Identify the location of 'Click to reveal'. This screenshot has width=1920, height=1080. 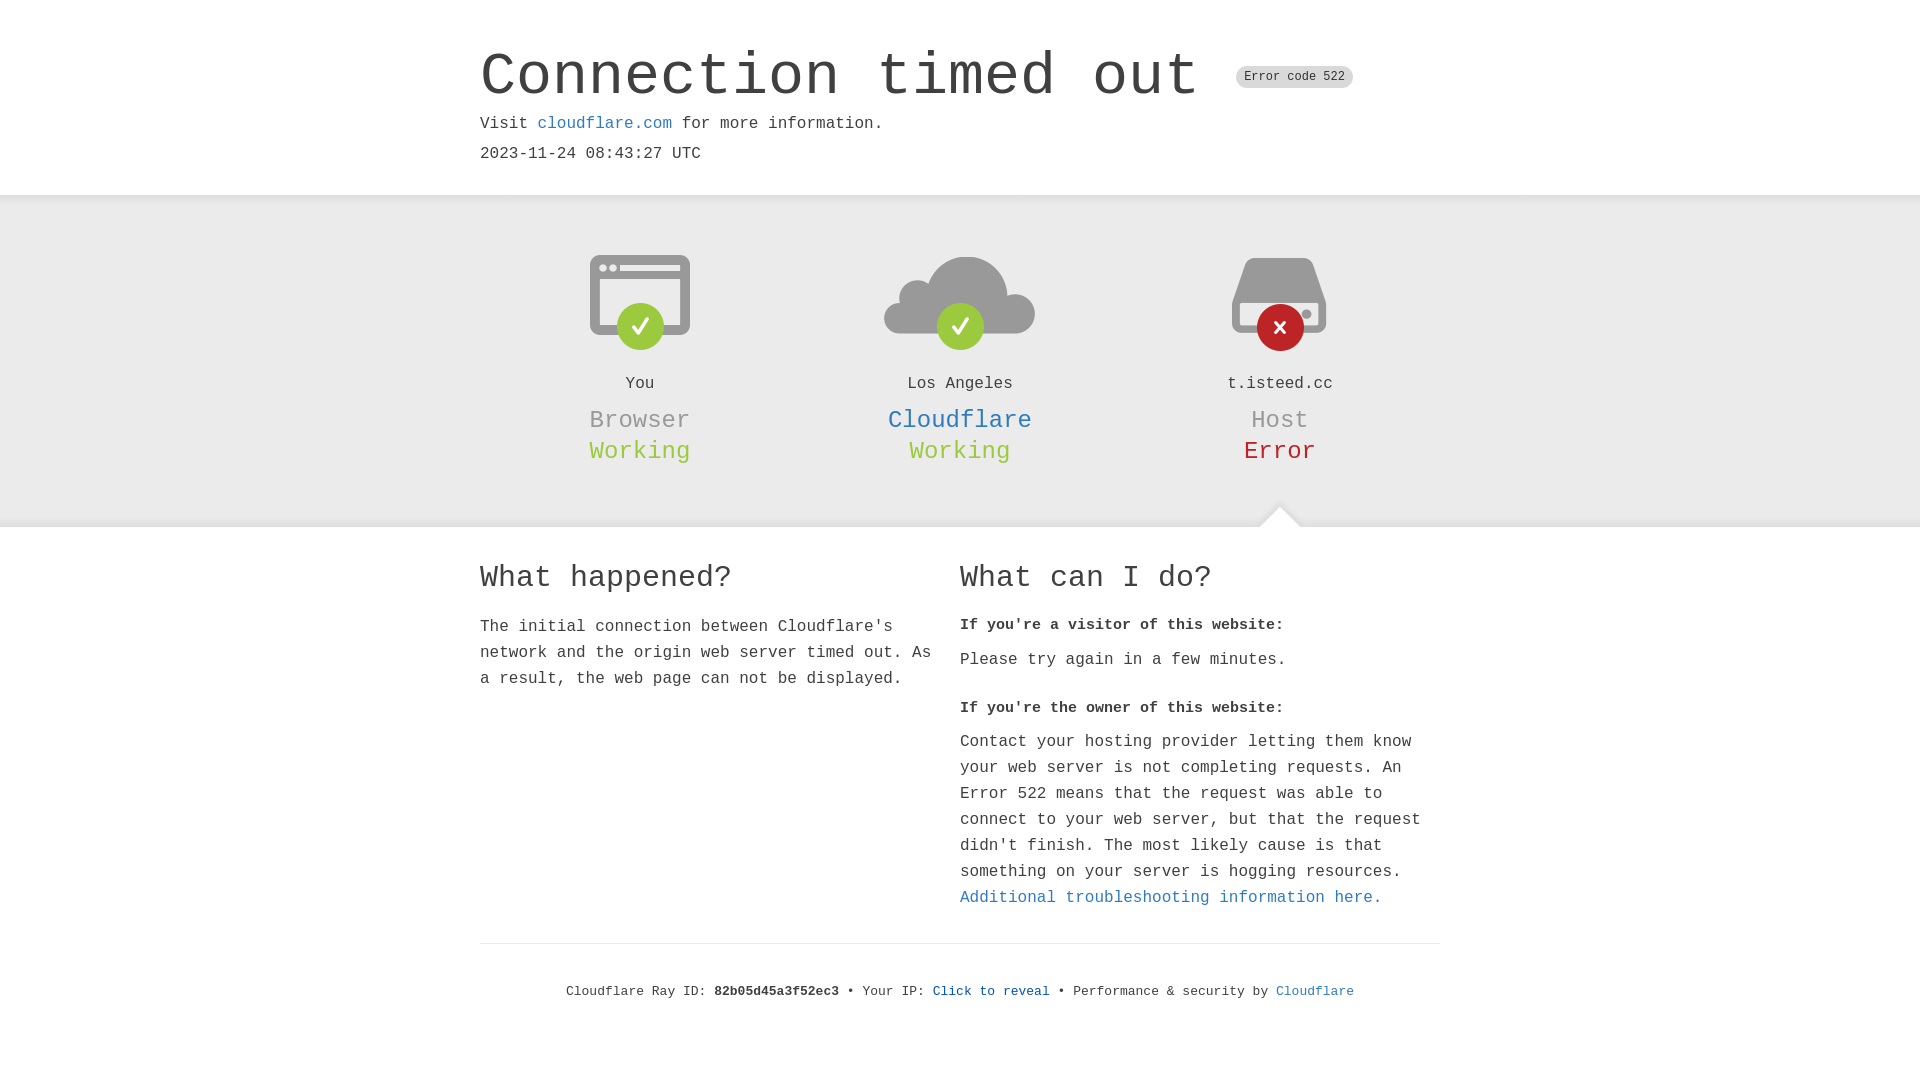
(991, 991).